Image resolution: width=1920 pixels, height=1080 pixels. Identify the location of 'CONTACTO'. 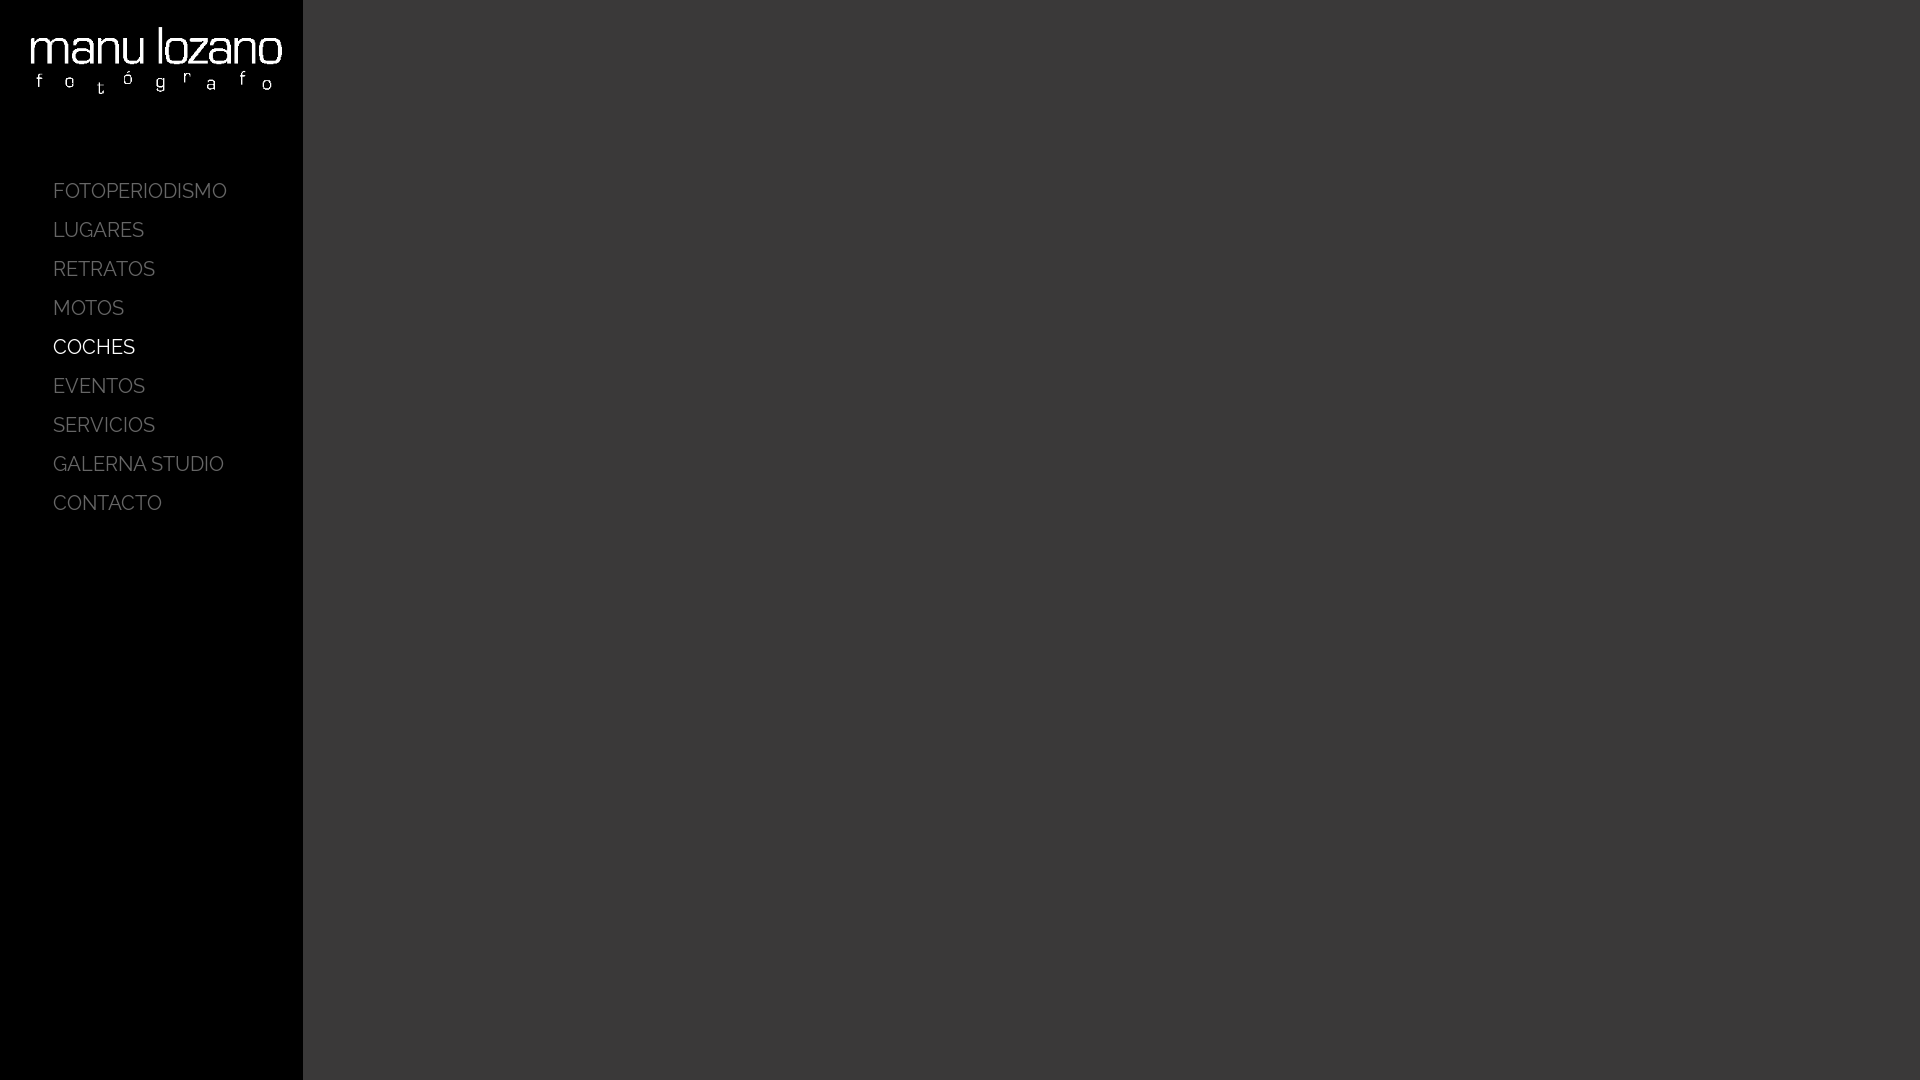
(138, 501).